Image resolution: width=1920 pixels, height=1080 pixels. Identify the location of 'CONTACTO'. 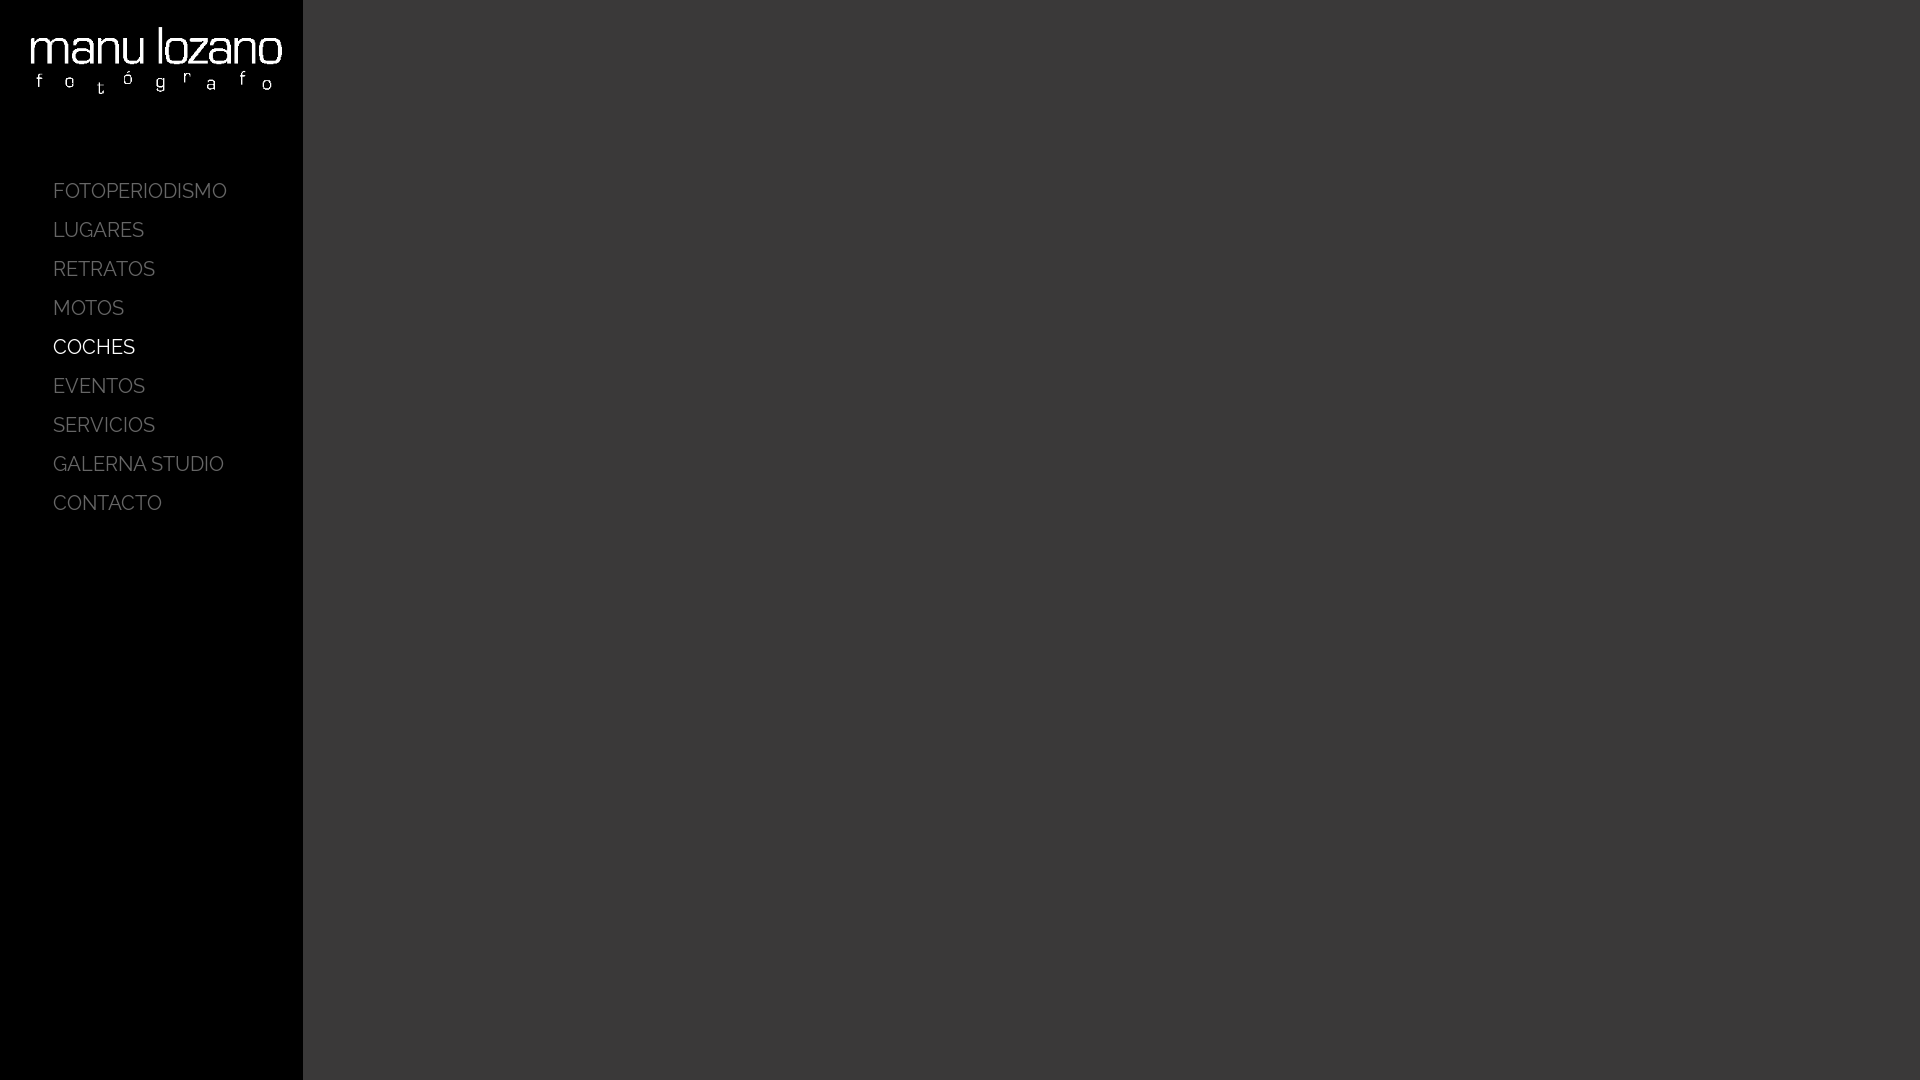
(138, 501).